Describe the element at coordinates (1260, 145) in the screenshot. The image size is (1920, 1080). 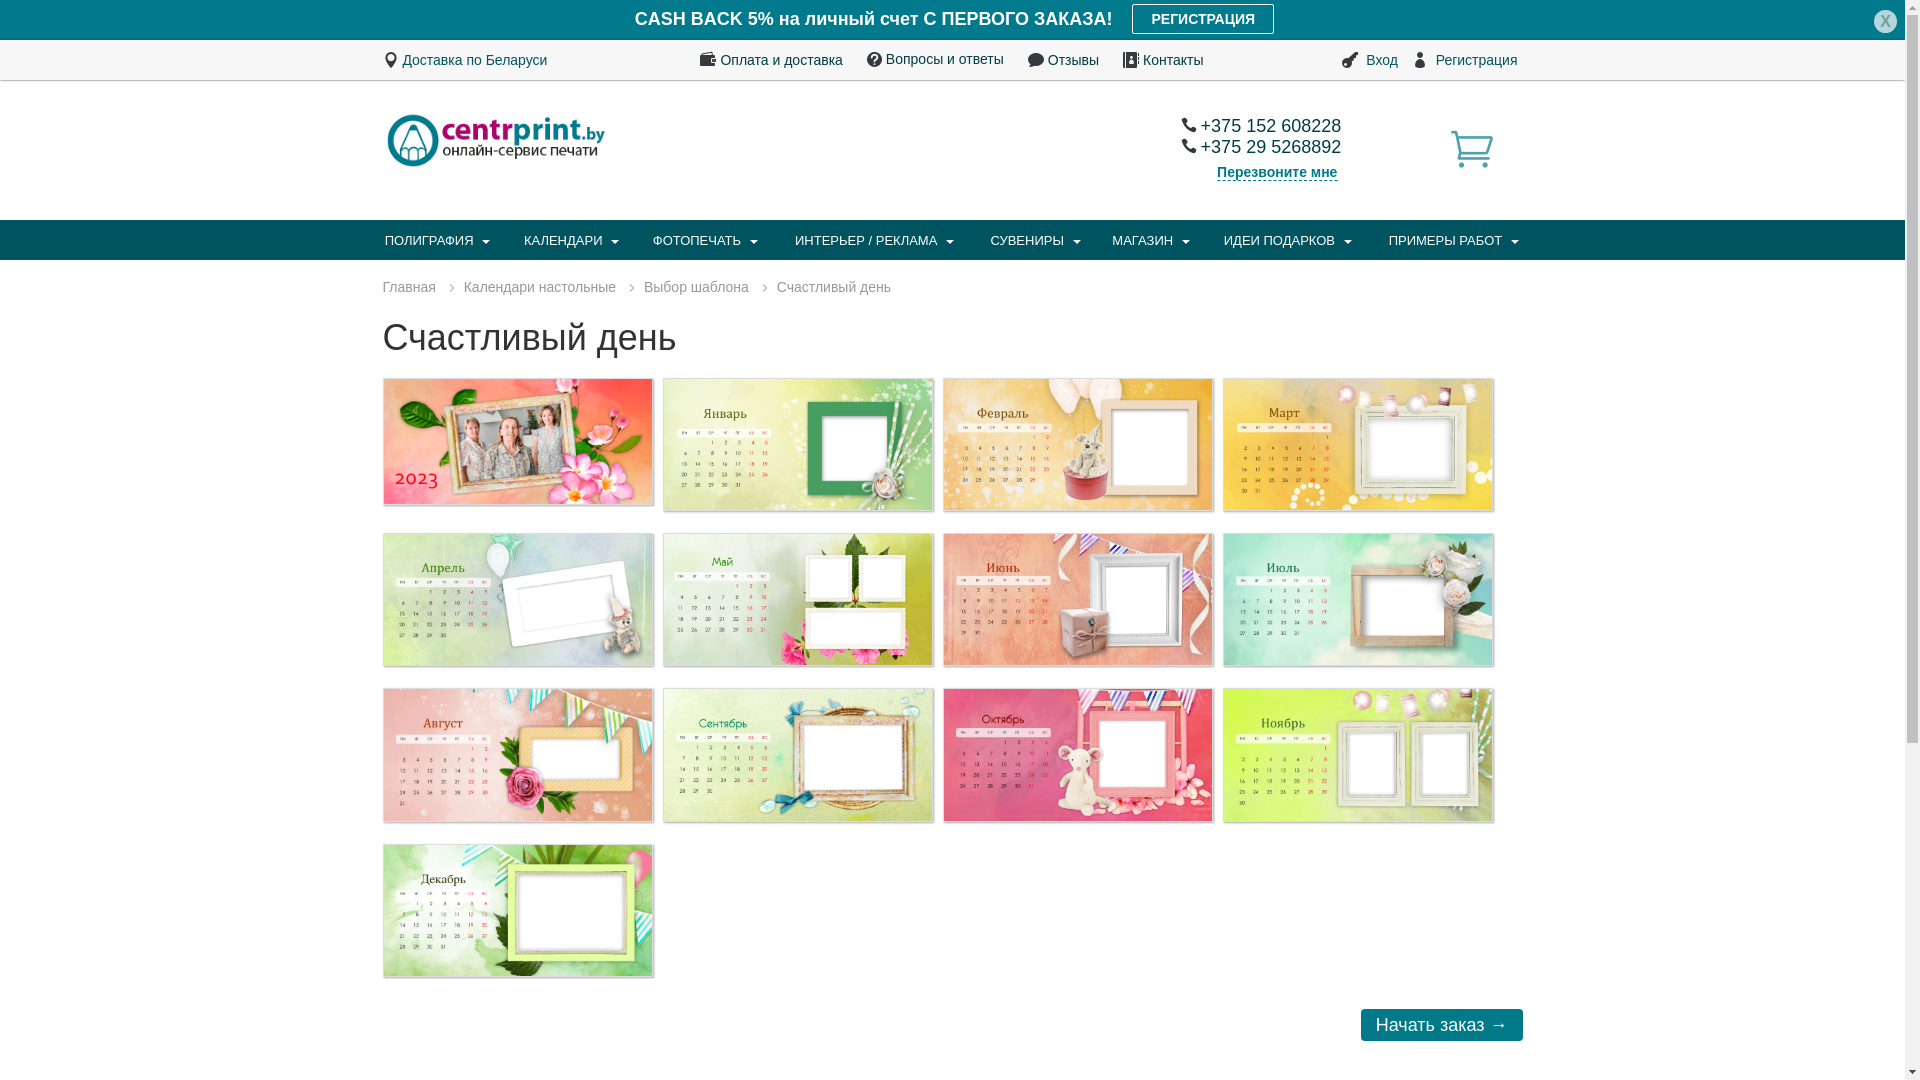
I see `'+375 29 5268892'` at that location.